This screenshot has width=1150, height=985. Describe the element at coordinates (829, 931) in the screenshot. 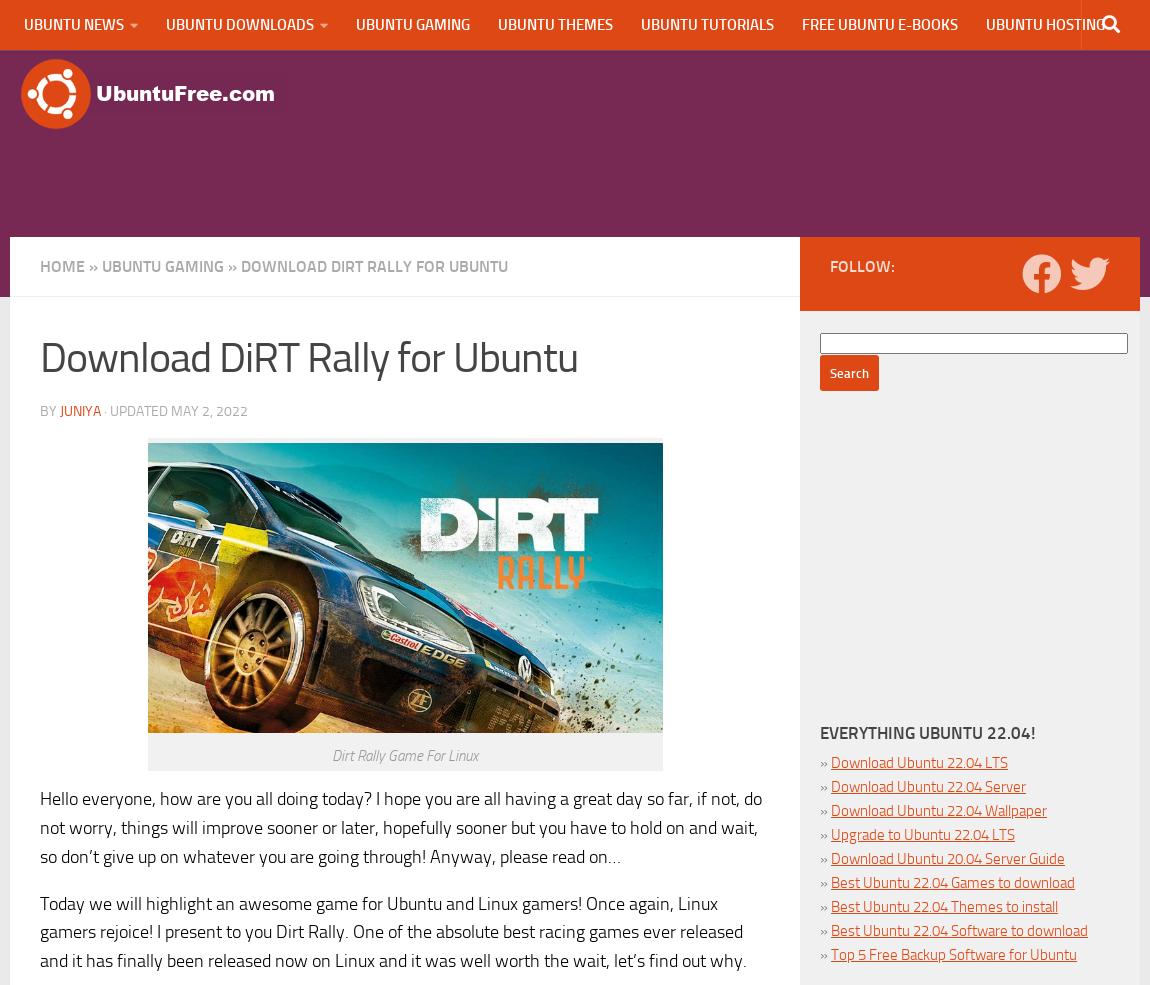

I see `'Best Ubuntu 22.04 Software to download'` at that location.